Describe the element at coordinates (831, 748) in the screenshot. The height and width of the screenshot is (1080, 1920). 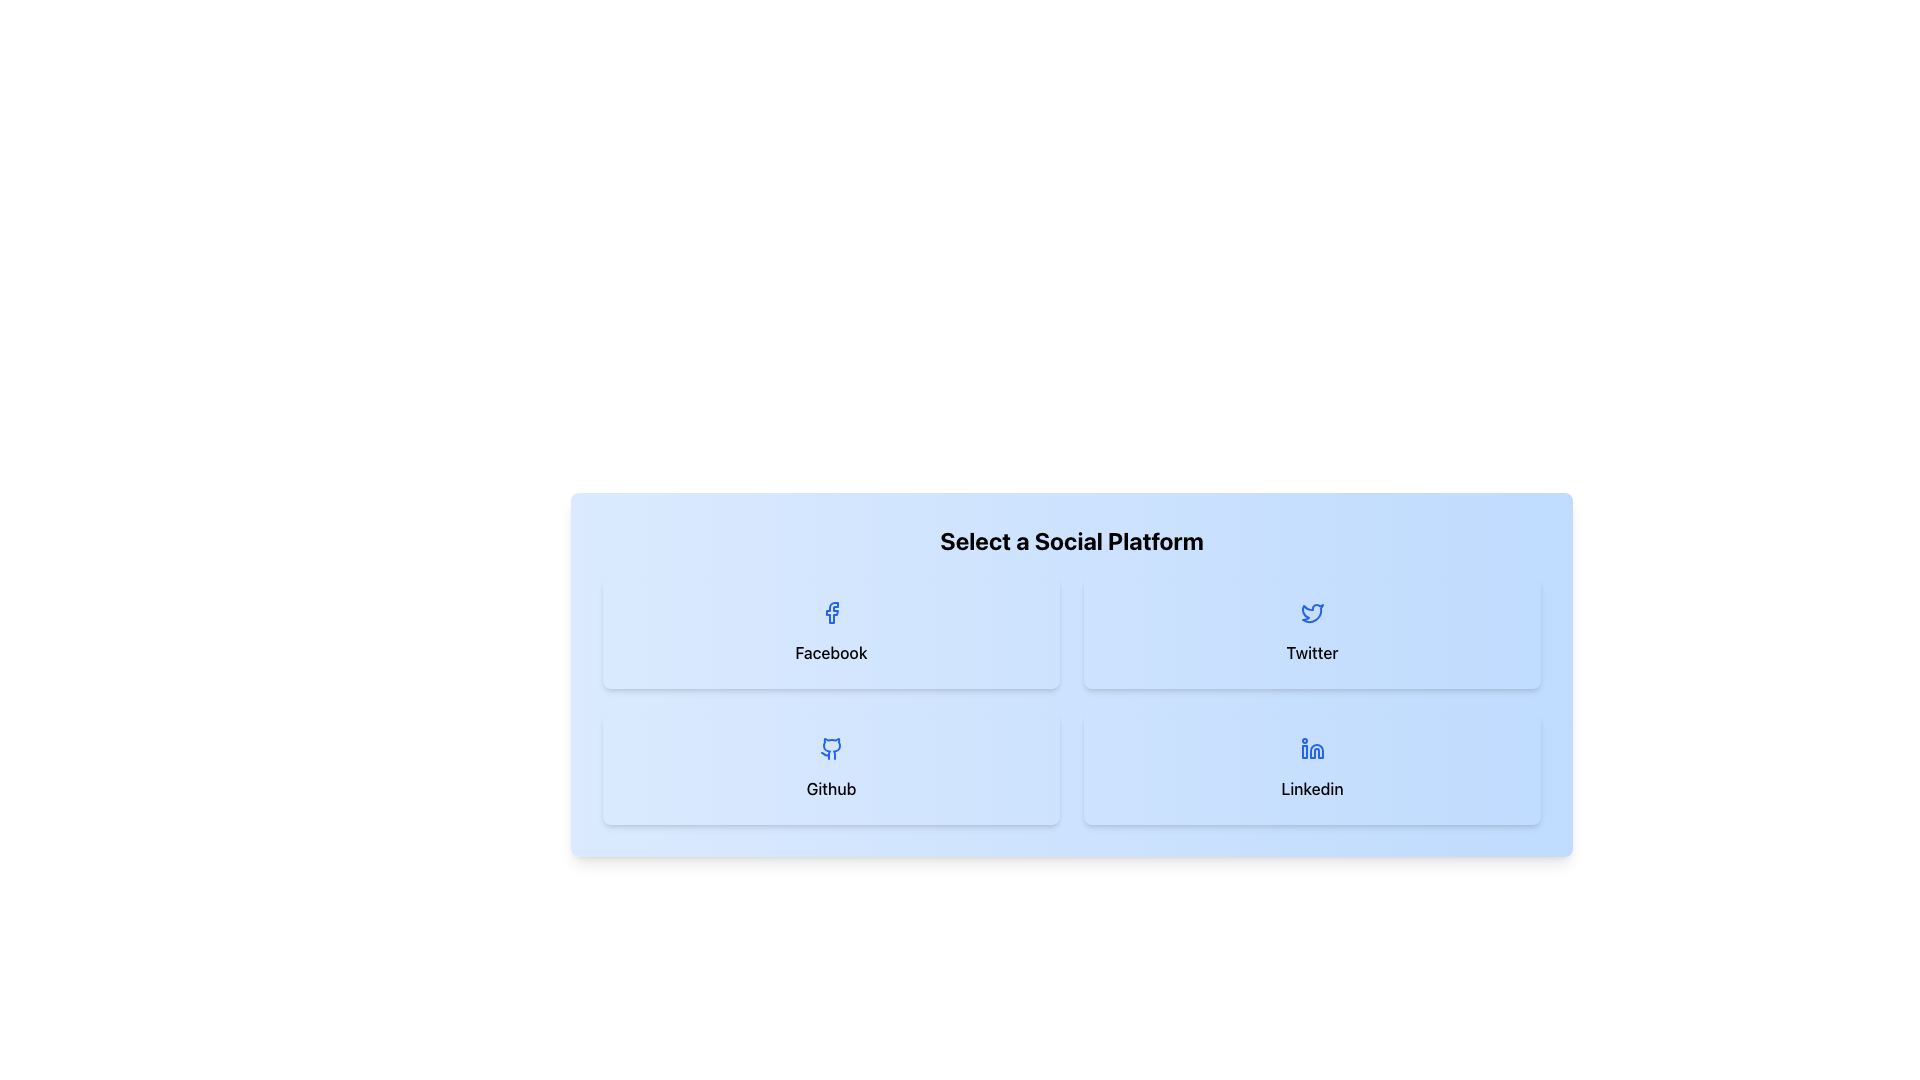
I see `the GitHub icon located in the second row, first column of the social platforms layout` at that location.